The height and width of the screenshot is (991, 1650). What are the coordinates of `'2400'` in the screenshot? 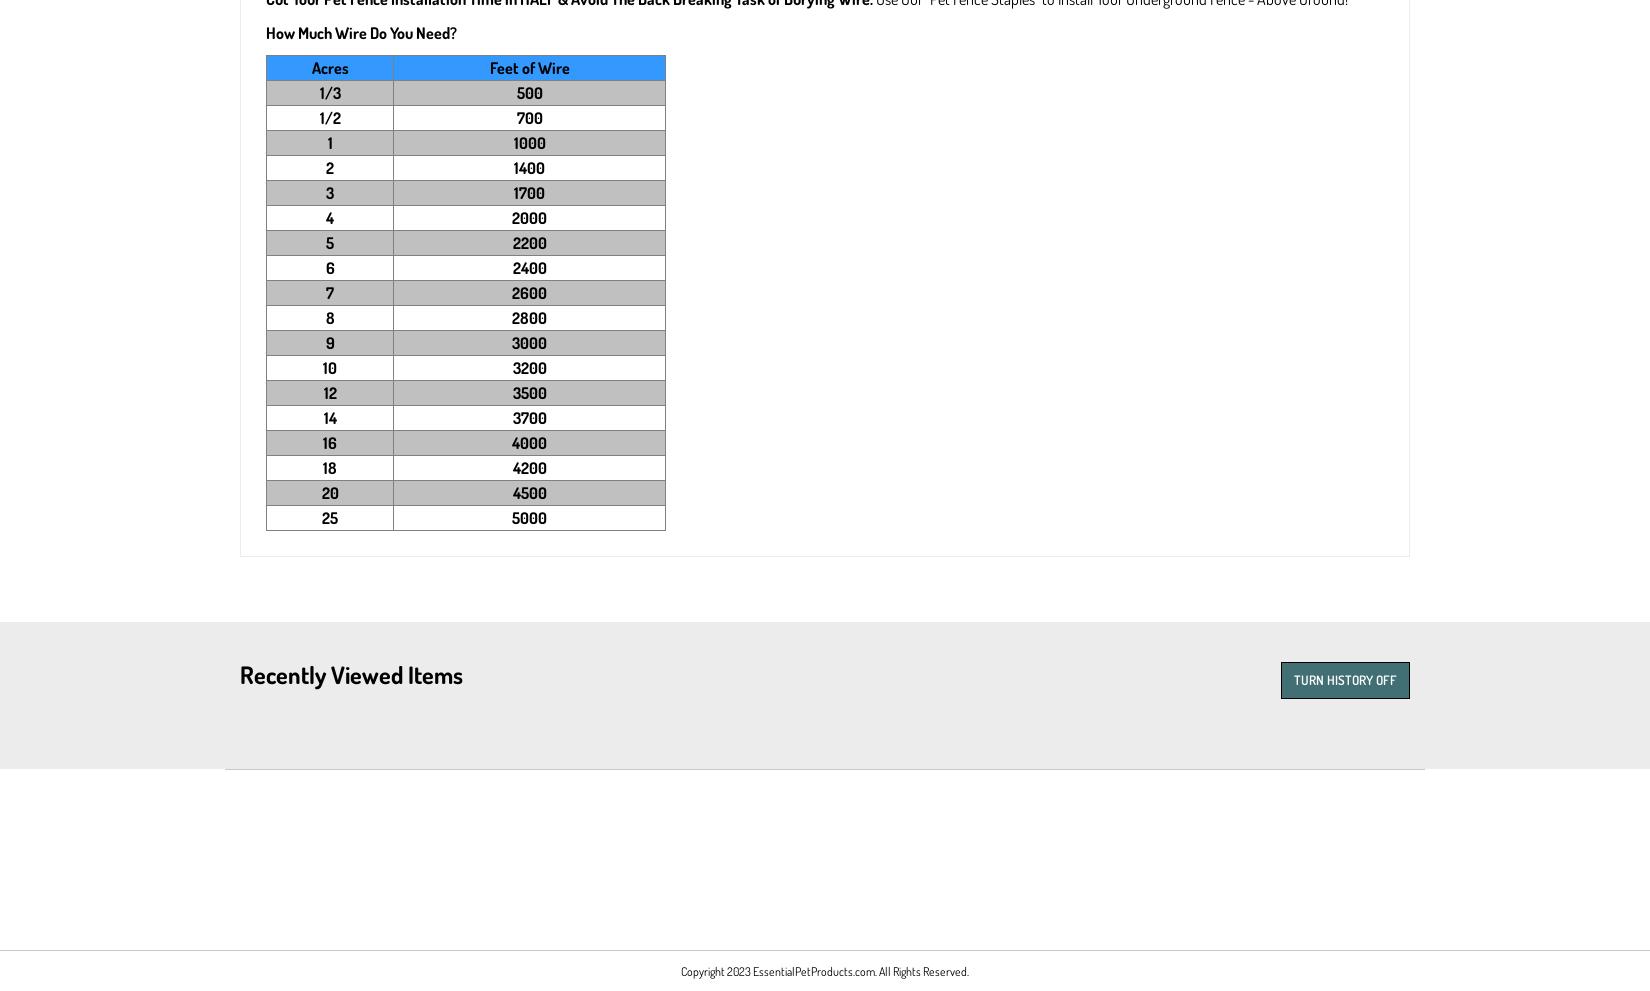 It's located at (527, 267).